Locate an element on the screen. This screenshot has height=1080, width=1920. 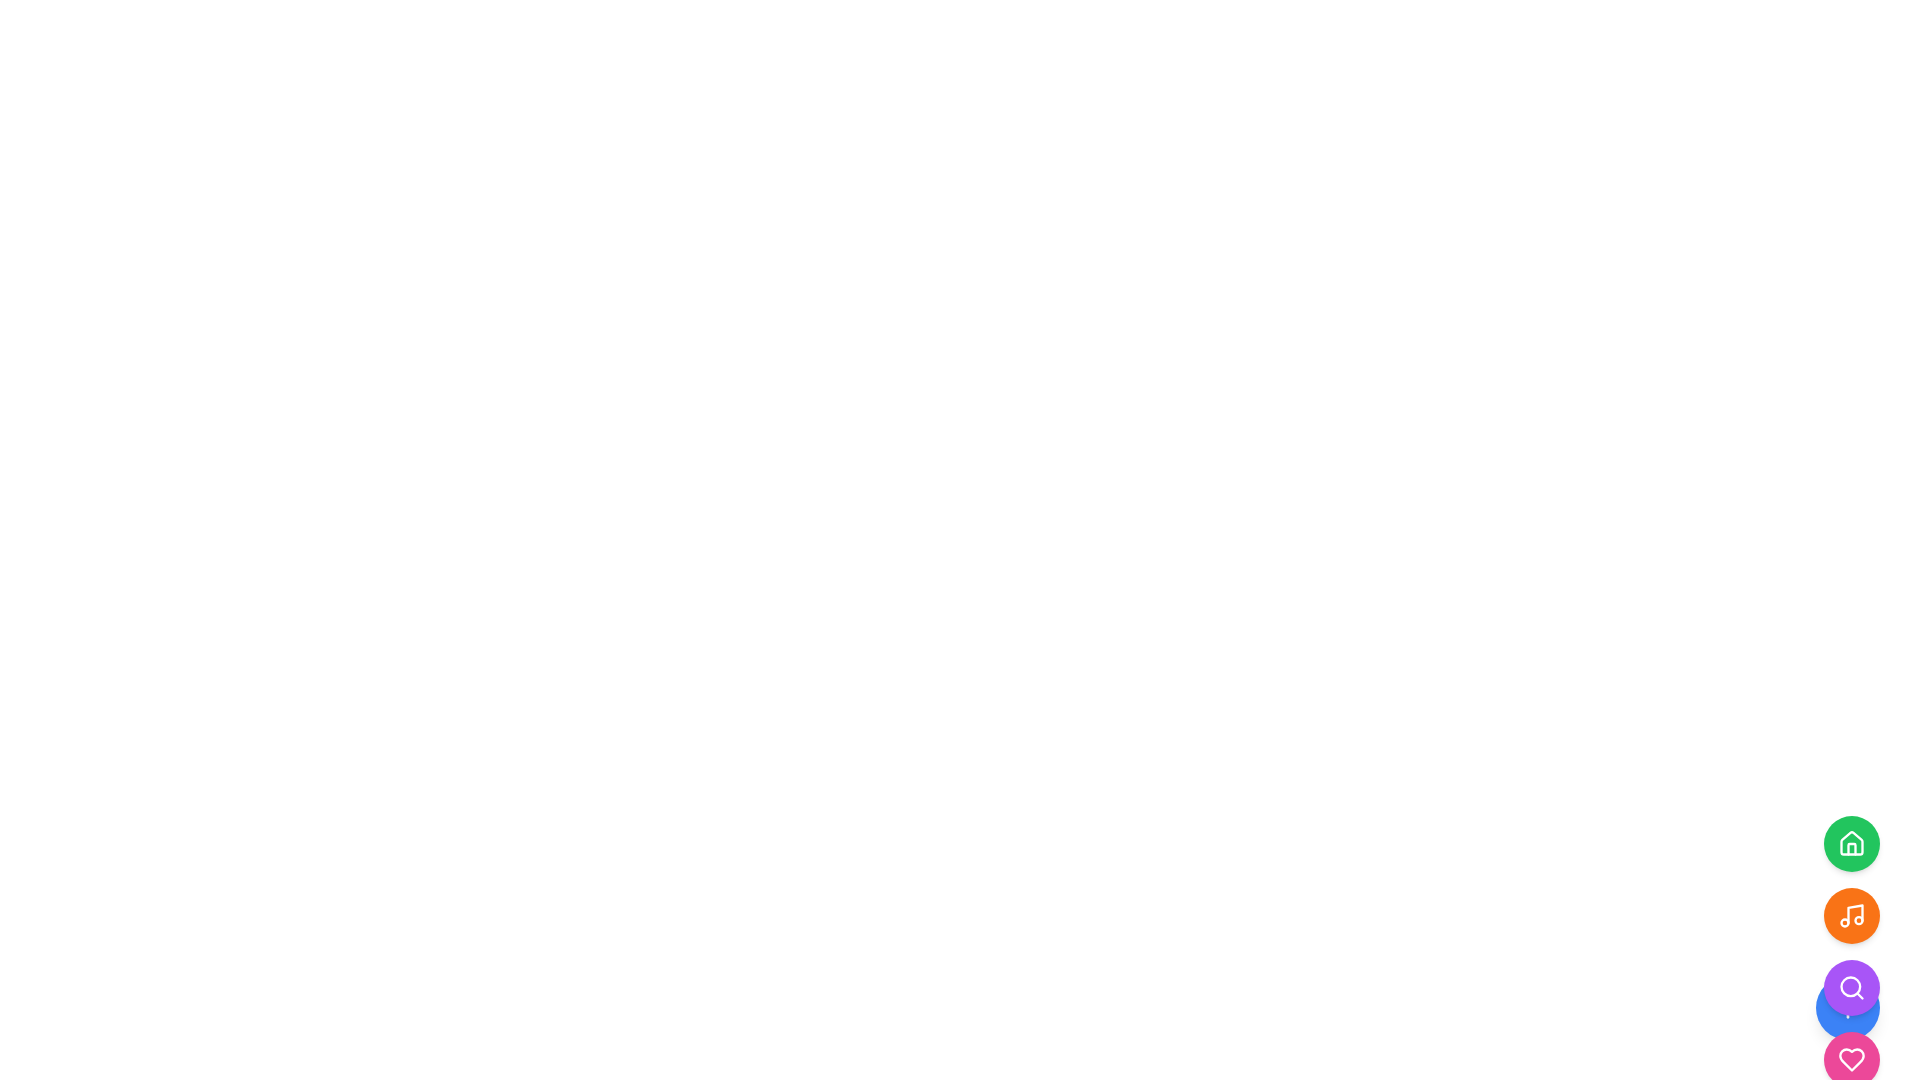
the heart-shaped icon button with a pink border is located at coordinates (1851, 1059).